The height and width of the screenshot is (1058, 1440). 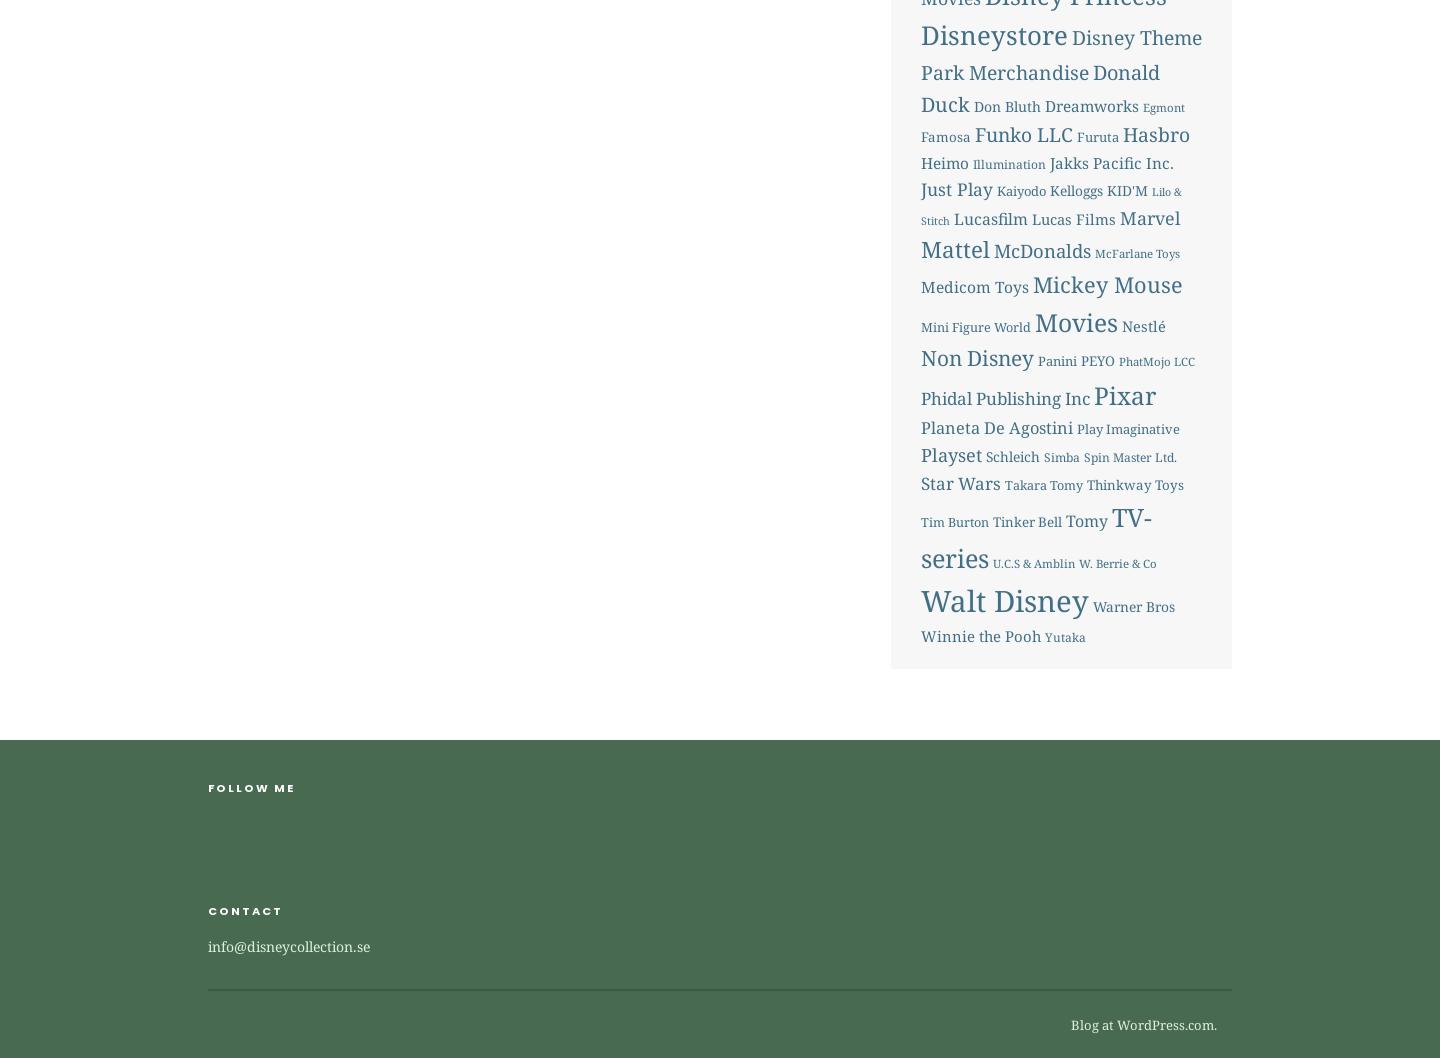 I want to click on 'Spin Master Ltd.', so click(x=1128, y=455).